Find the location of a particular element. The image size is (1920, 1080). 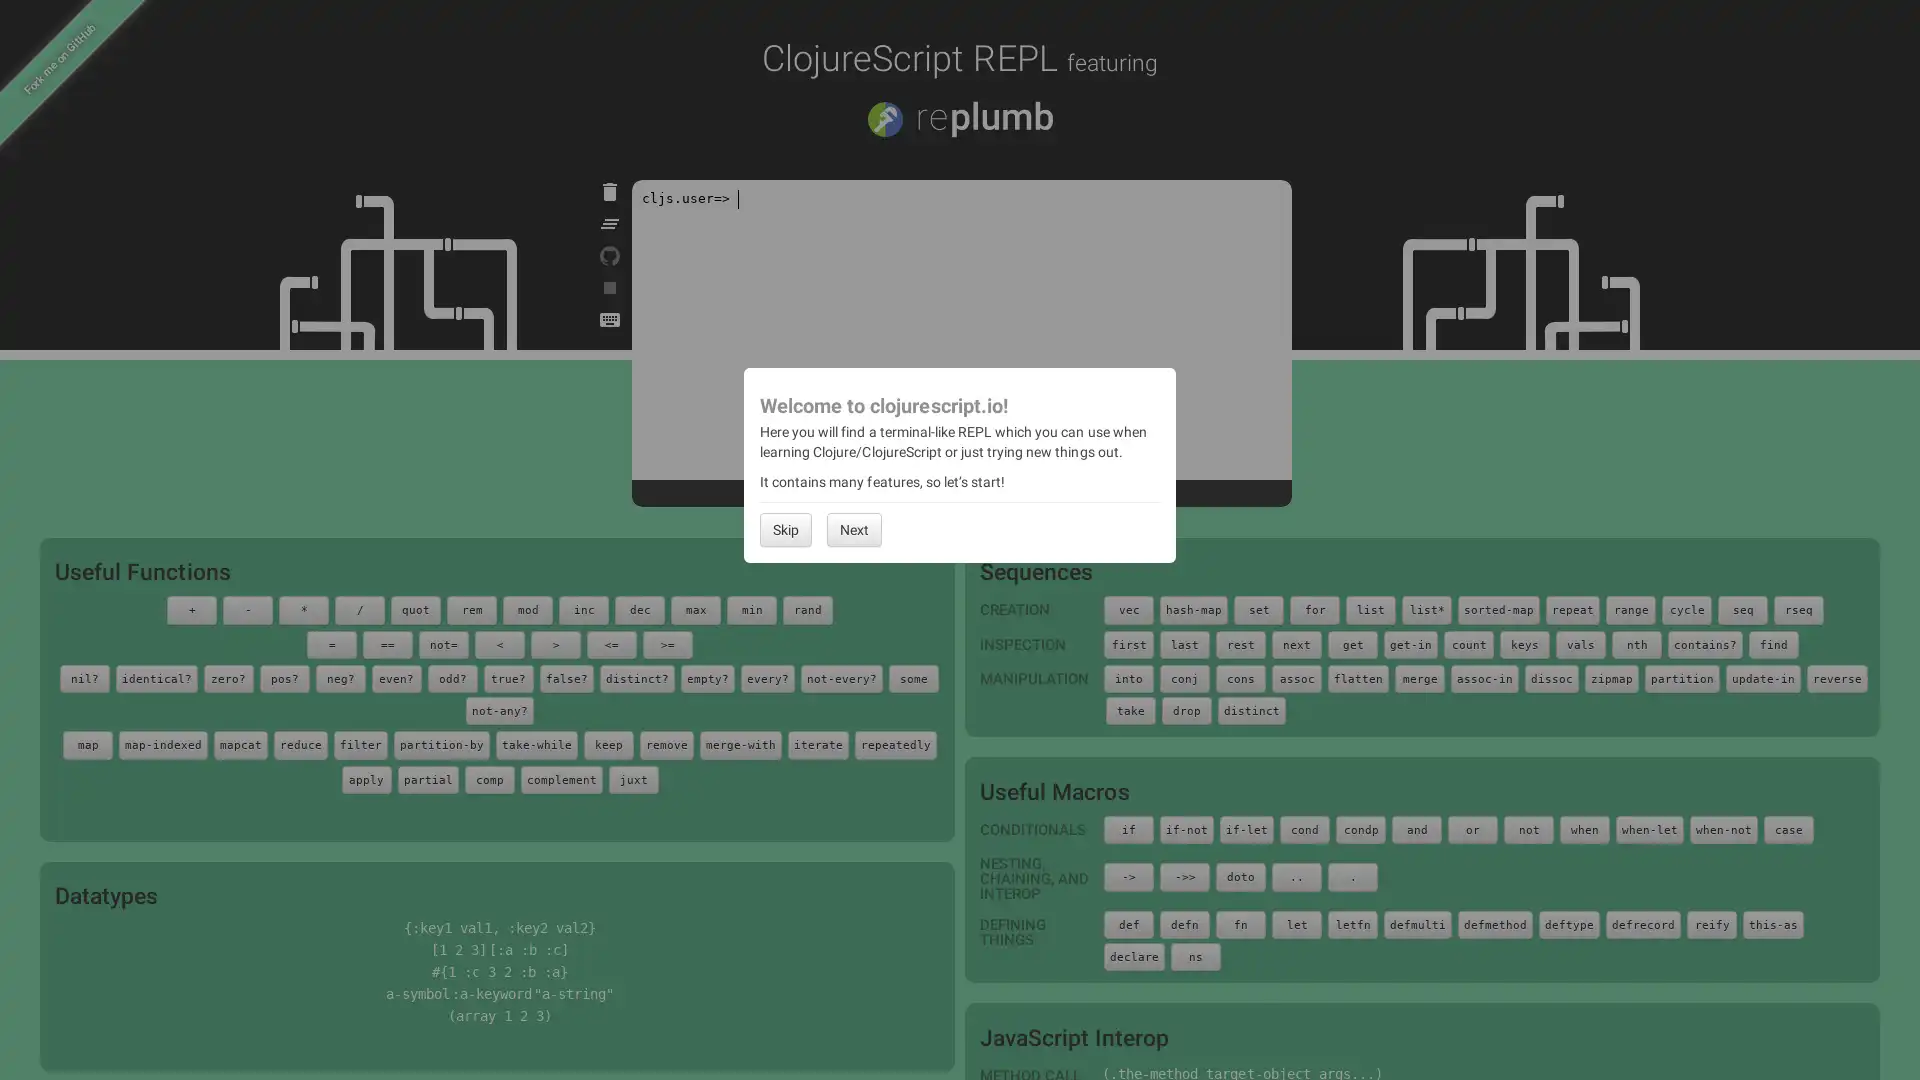

ns is located at coordinates (1195, 955).